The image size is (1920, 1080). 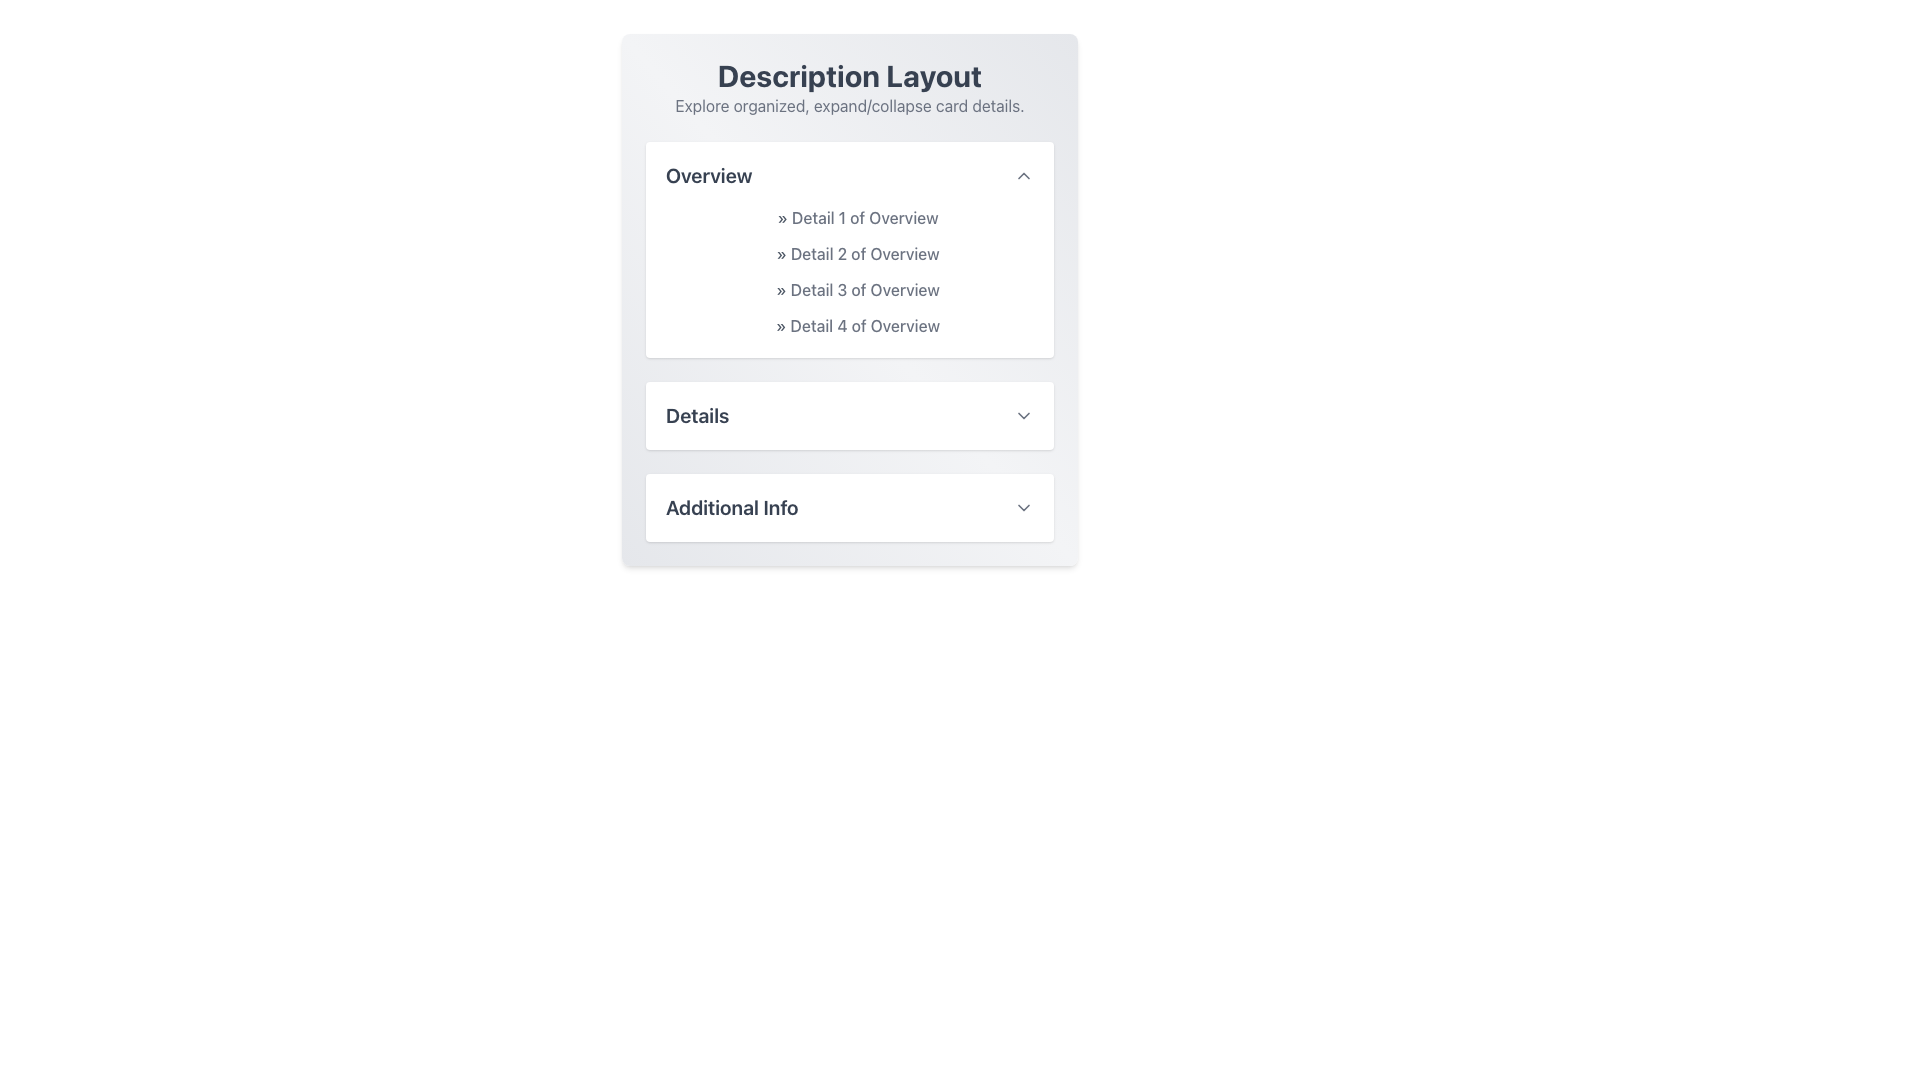 What do you see at coordinates (849, 325) in the screenshot?
I see `the text label that reads '» Detail 4 of Overview', which is the fourth item in the vertical list under the 'Overview' section` at bounding box center [849, 325].